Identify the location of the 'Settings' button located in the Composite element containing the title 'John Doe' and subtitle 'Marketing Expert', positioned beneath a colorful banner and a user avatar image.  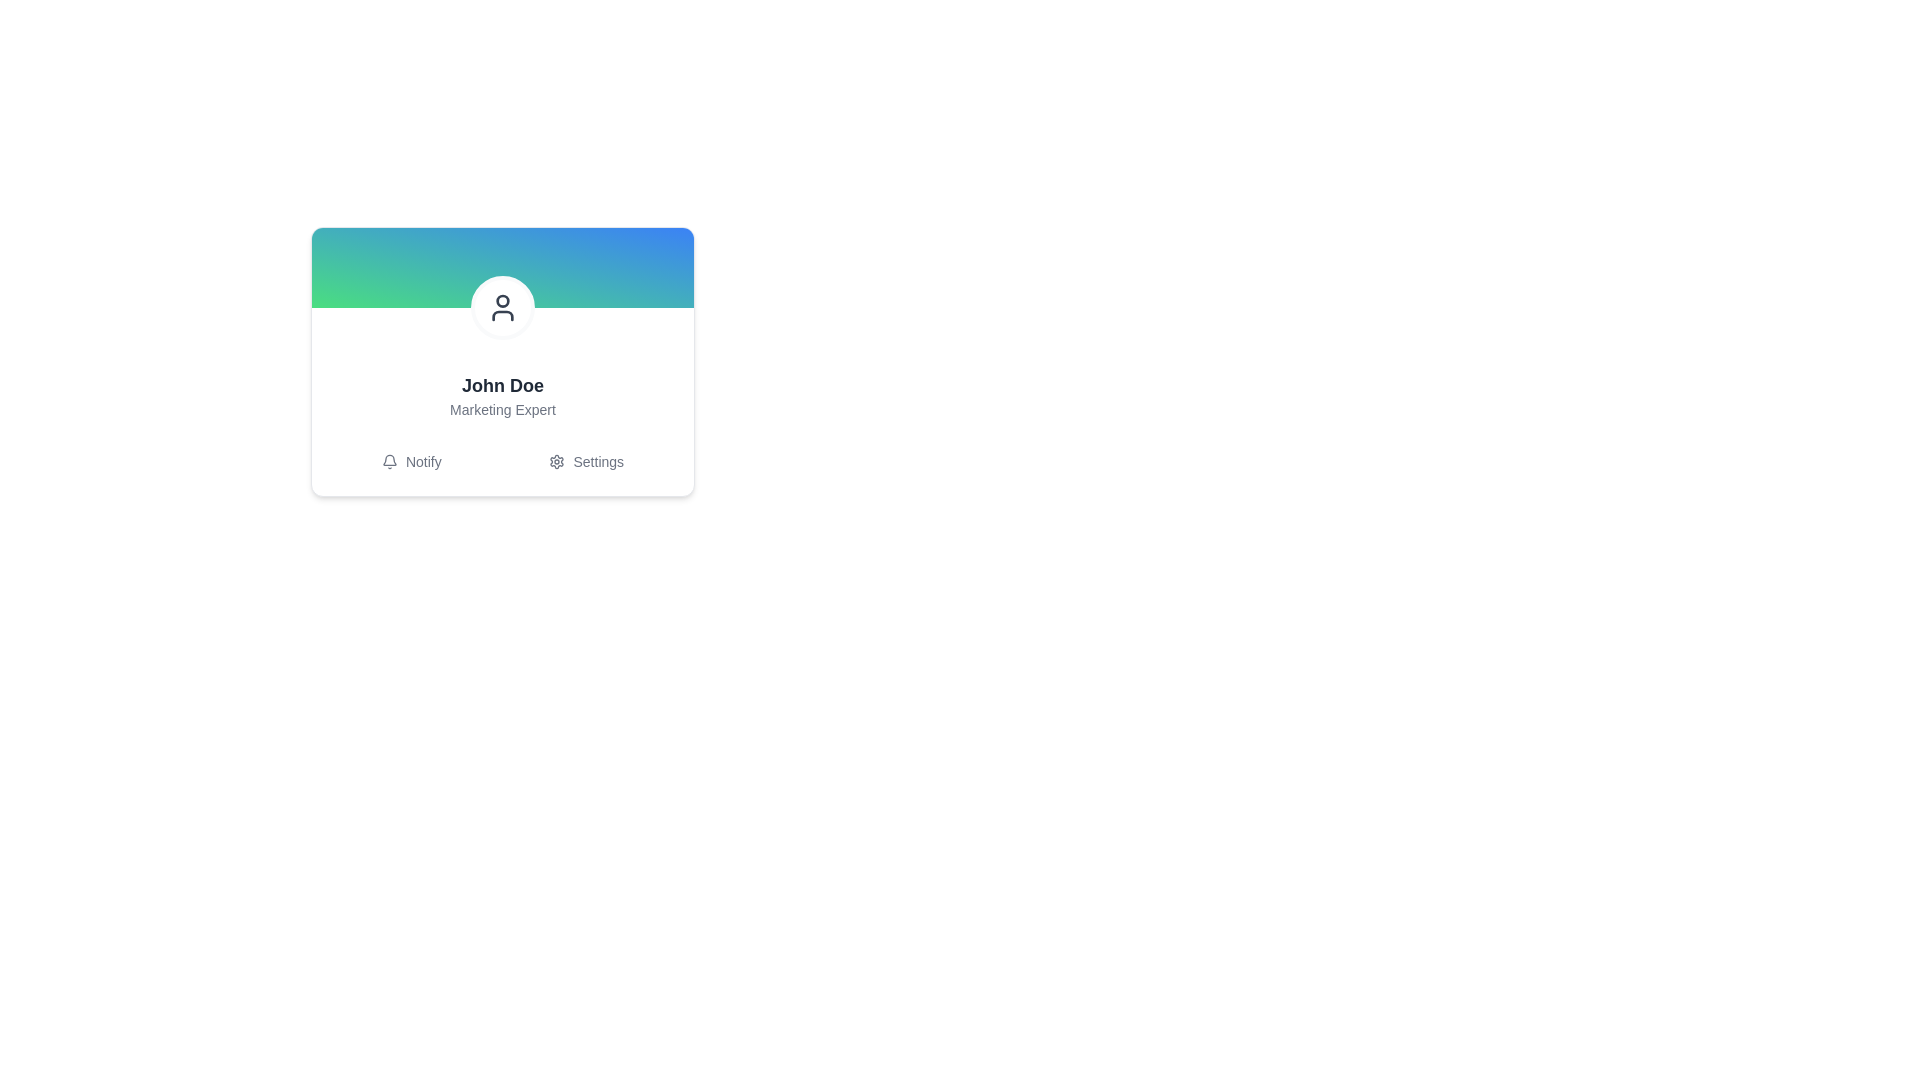
(503, 424).